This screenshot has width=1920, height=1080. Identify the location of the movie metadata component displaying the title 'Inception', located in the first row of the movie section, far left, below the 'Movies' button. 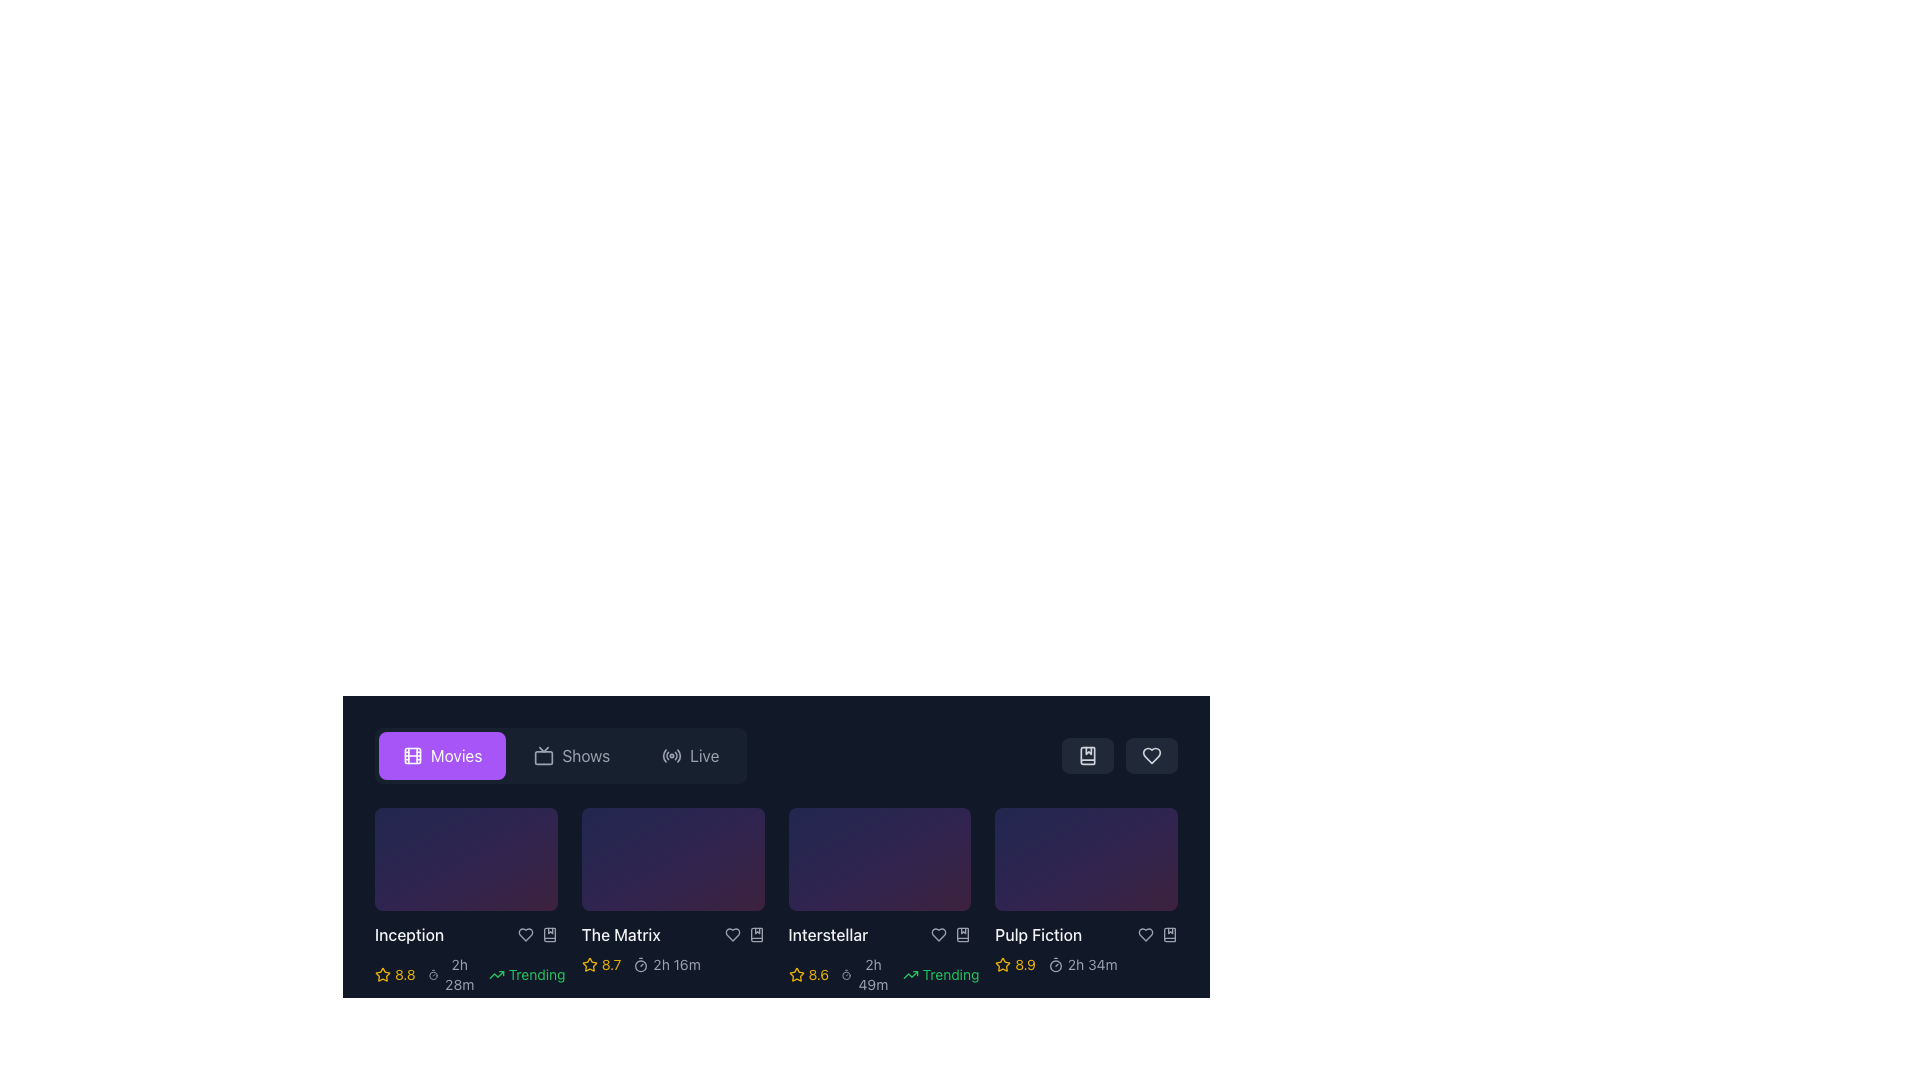
(465, 957).